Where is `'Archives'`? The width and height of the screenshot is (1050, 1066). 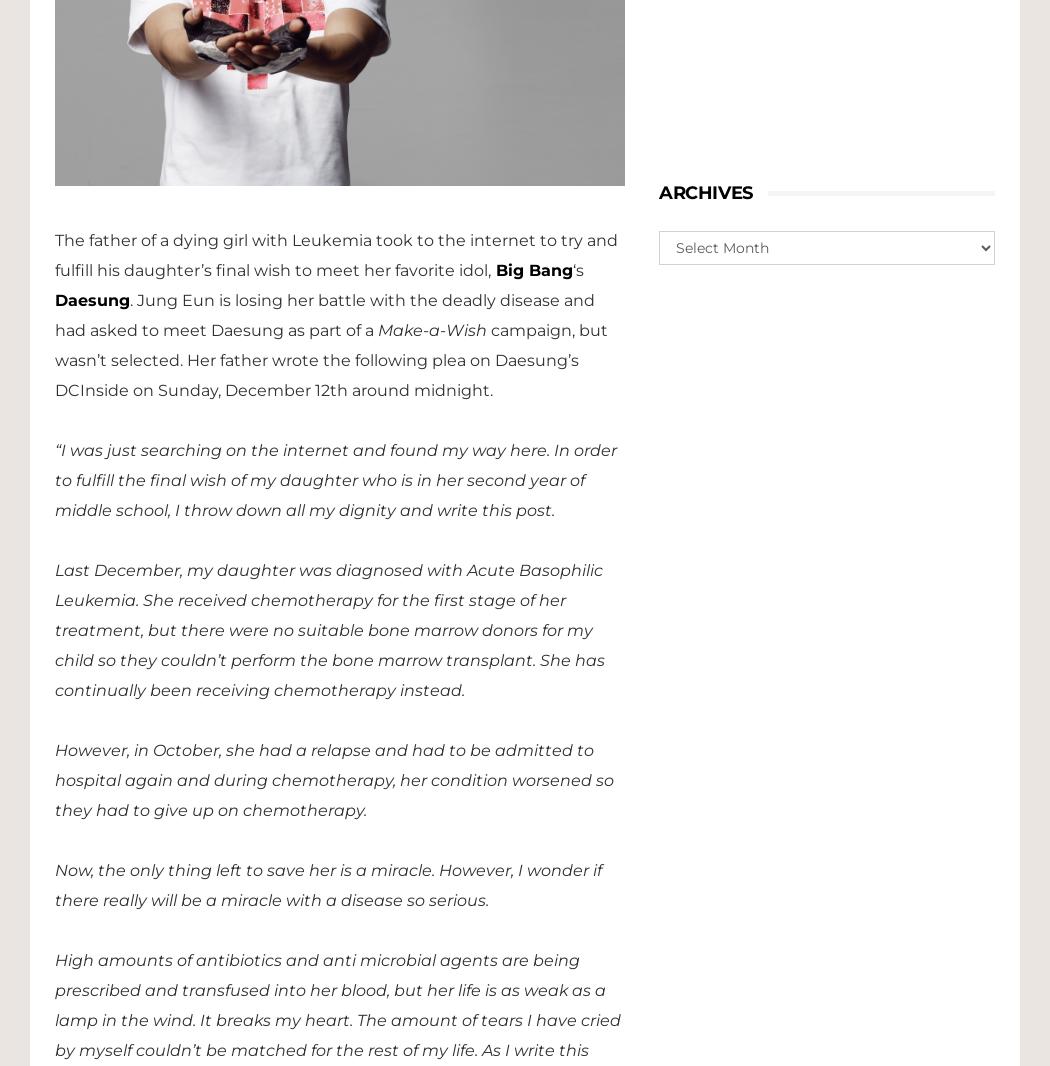
'Archives' is located at coordinates (705, 192).